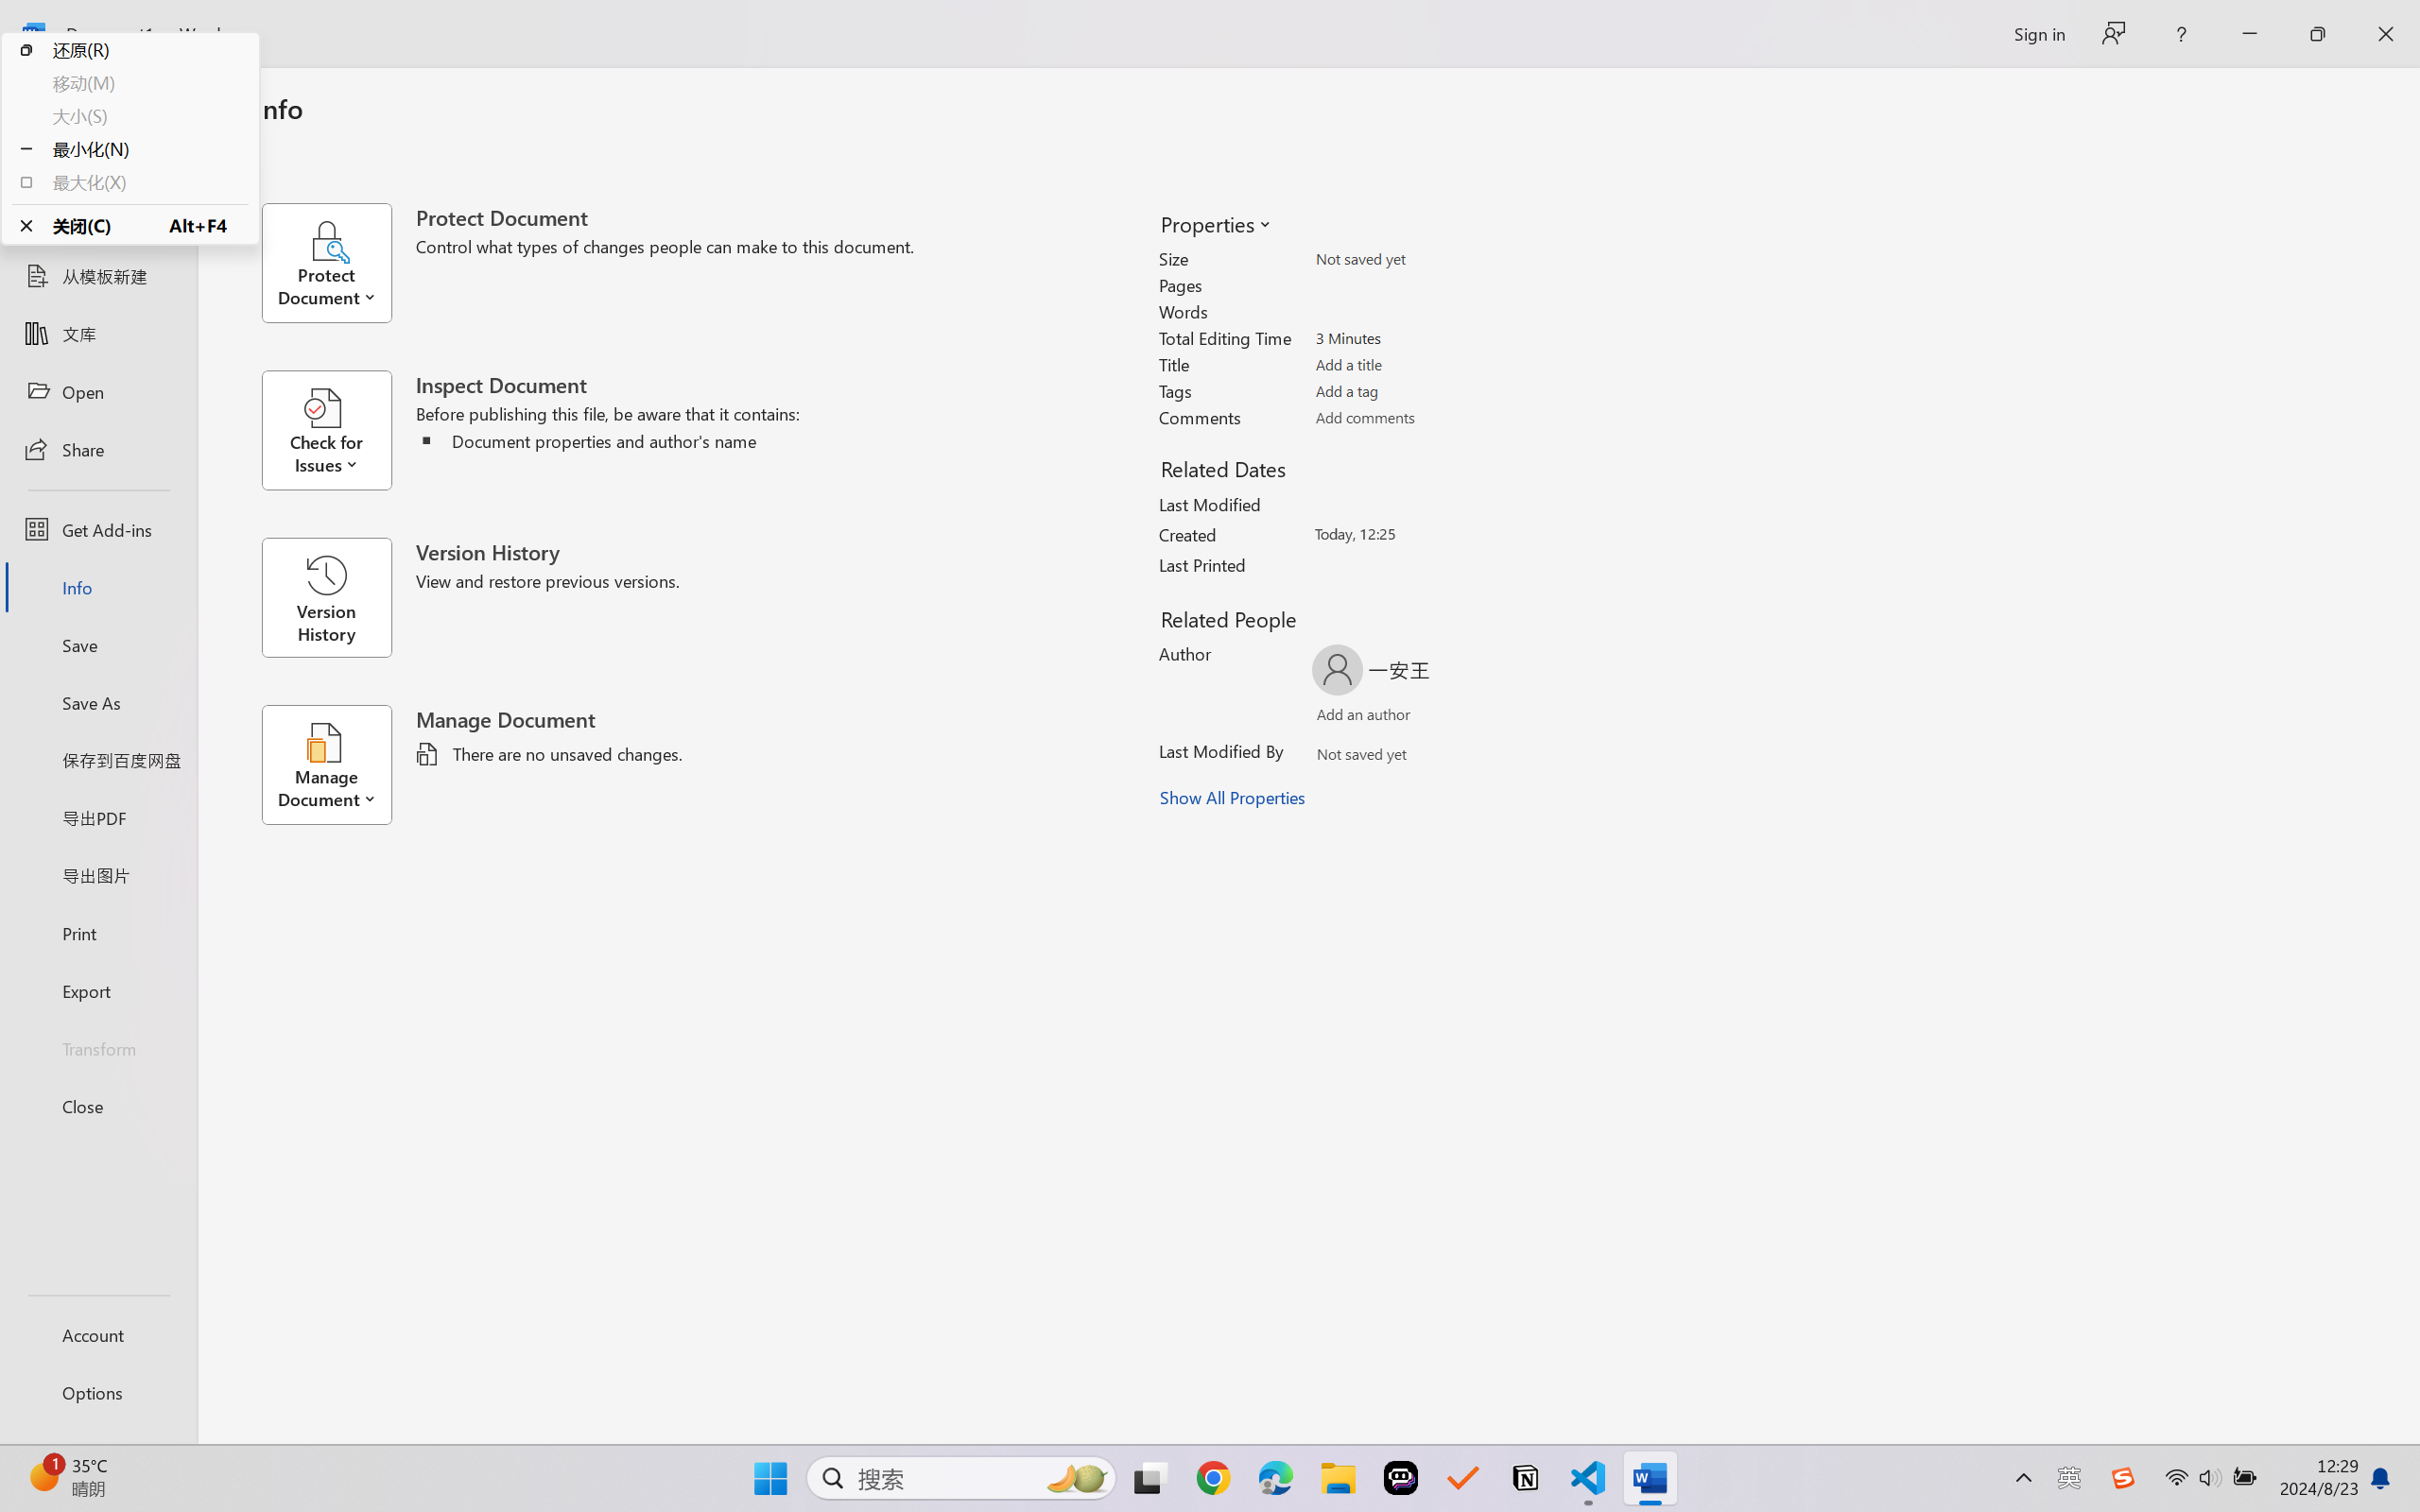 The height and width of the screenshot is (1512, 2420). What do you see at coordinates (97, 528) in the screenshot?
I see `'Get Add-ins'` at bounding box center [97, 528].